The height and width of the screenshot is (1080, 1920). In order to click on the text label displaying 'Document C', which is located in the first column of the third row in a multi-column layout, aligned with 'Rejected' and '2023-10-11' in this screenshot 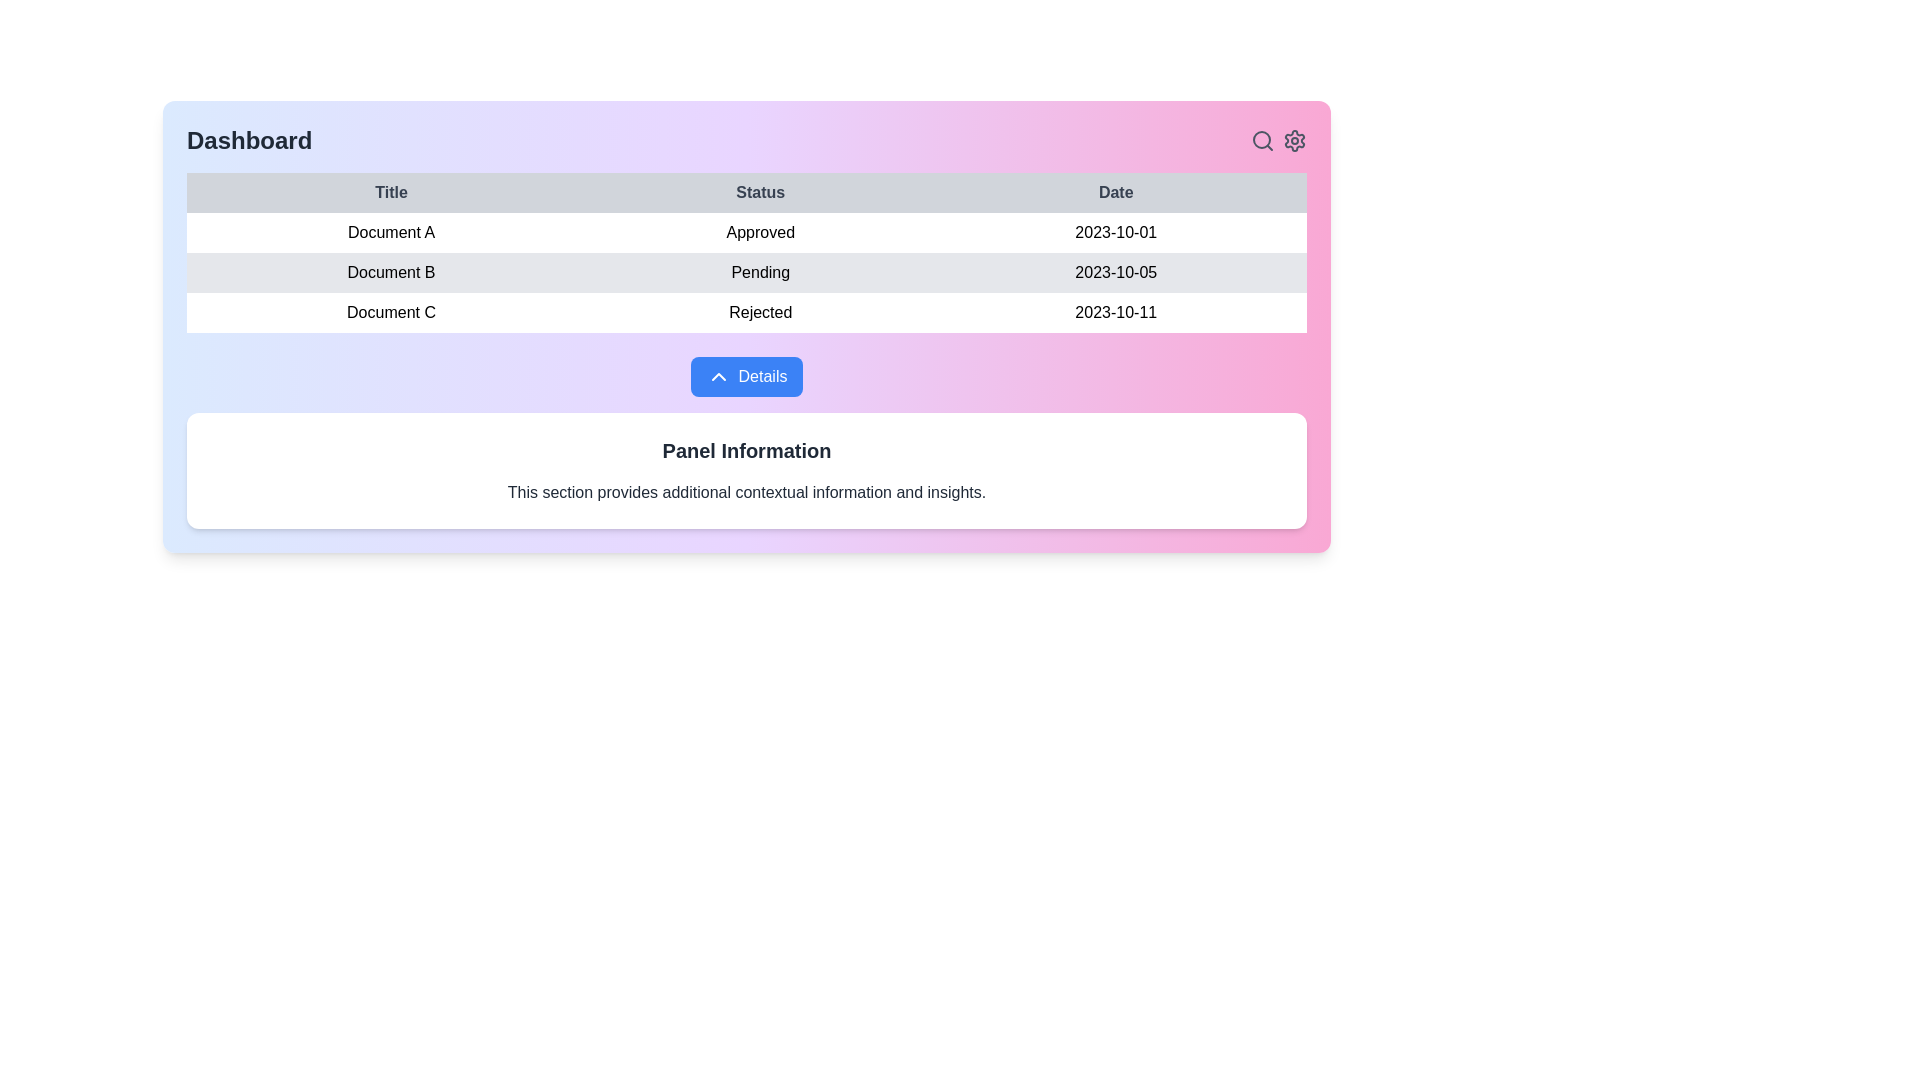, I will do `click(391, 312)`.